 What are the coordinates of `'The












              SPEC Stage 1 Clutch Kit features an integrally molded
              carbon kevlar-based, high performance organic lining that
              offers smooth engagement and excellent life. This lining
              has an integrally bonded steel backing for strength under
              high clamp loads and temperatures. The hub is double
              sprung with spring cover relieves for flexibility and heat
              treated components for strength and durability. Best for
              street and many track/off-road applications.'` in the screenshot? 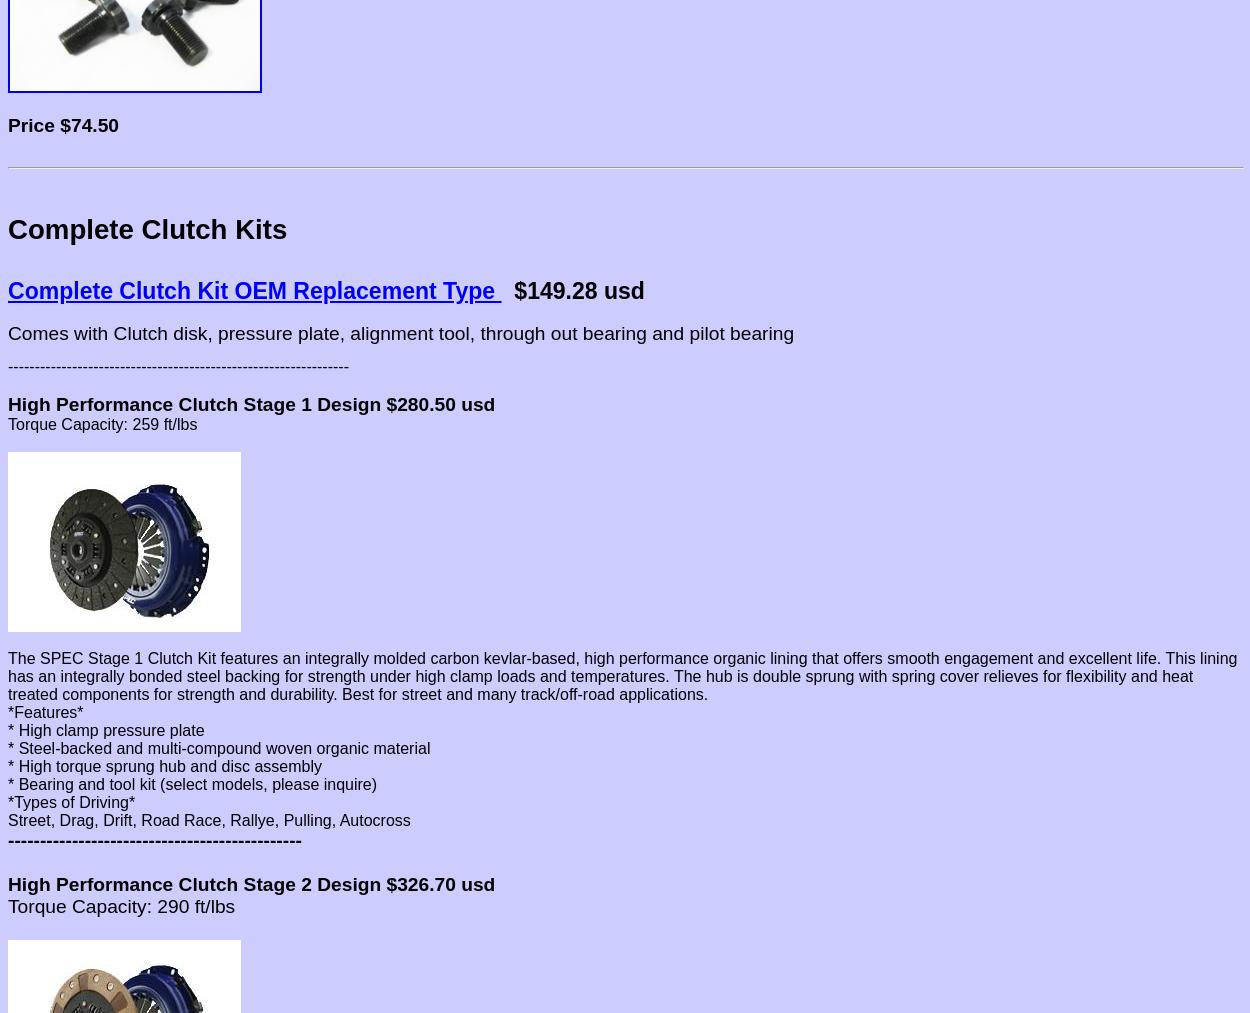 It's located at (621, 675).